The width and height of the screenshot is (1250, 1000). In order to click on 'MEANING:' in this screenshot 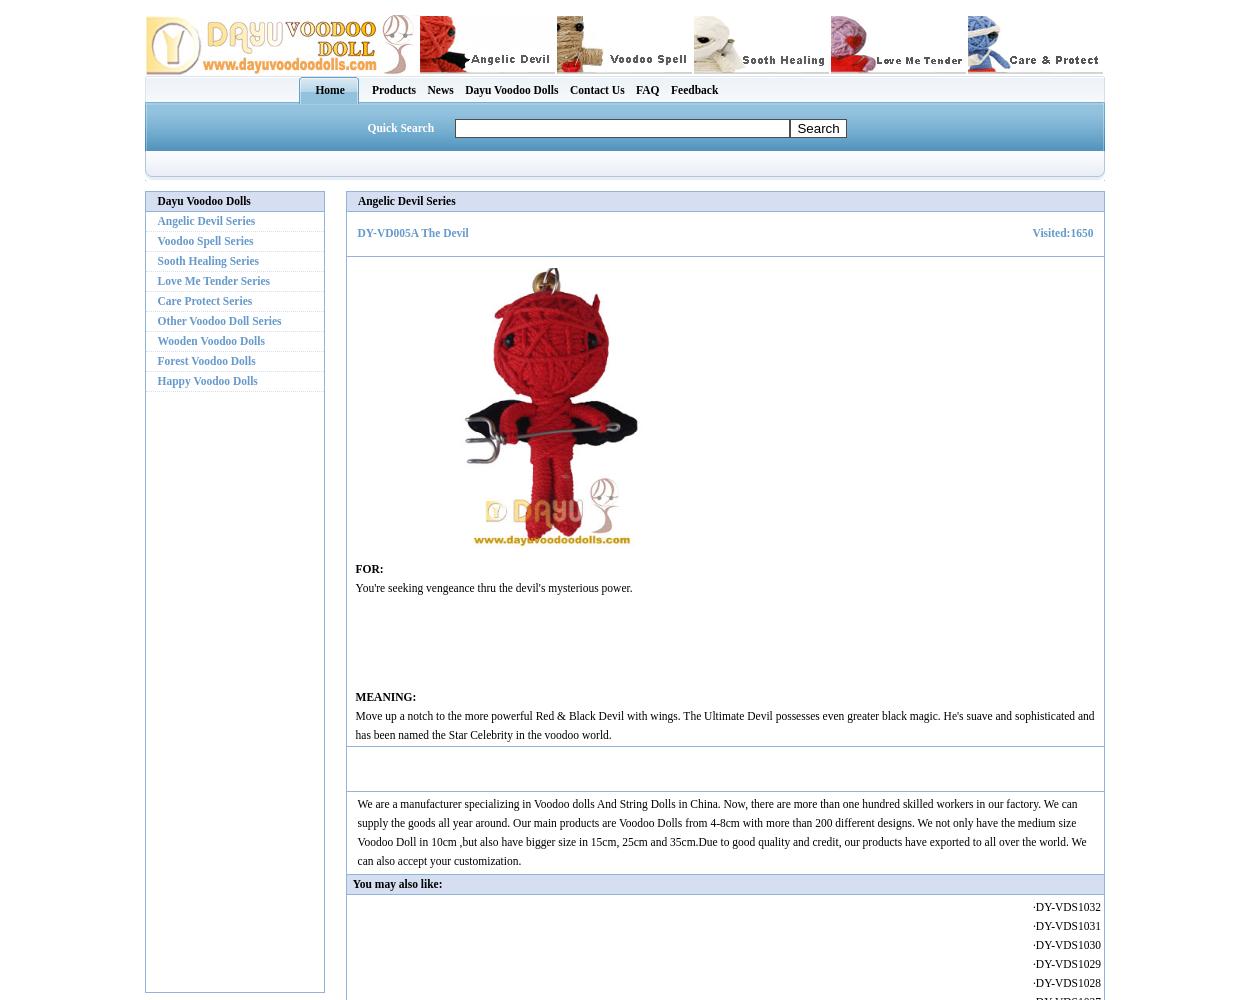, I will do `click(385, 695)`.